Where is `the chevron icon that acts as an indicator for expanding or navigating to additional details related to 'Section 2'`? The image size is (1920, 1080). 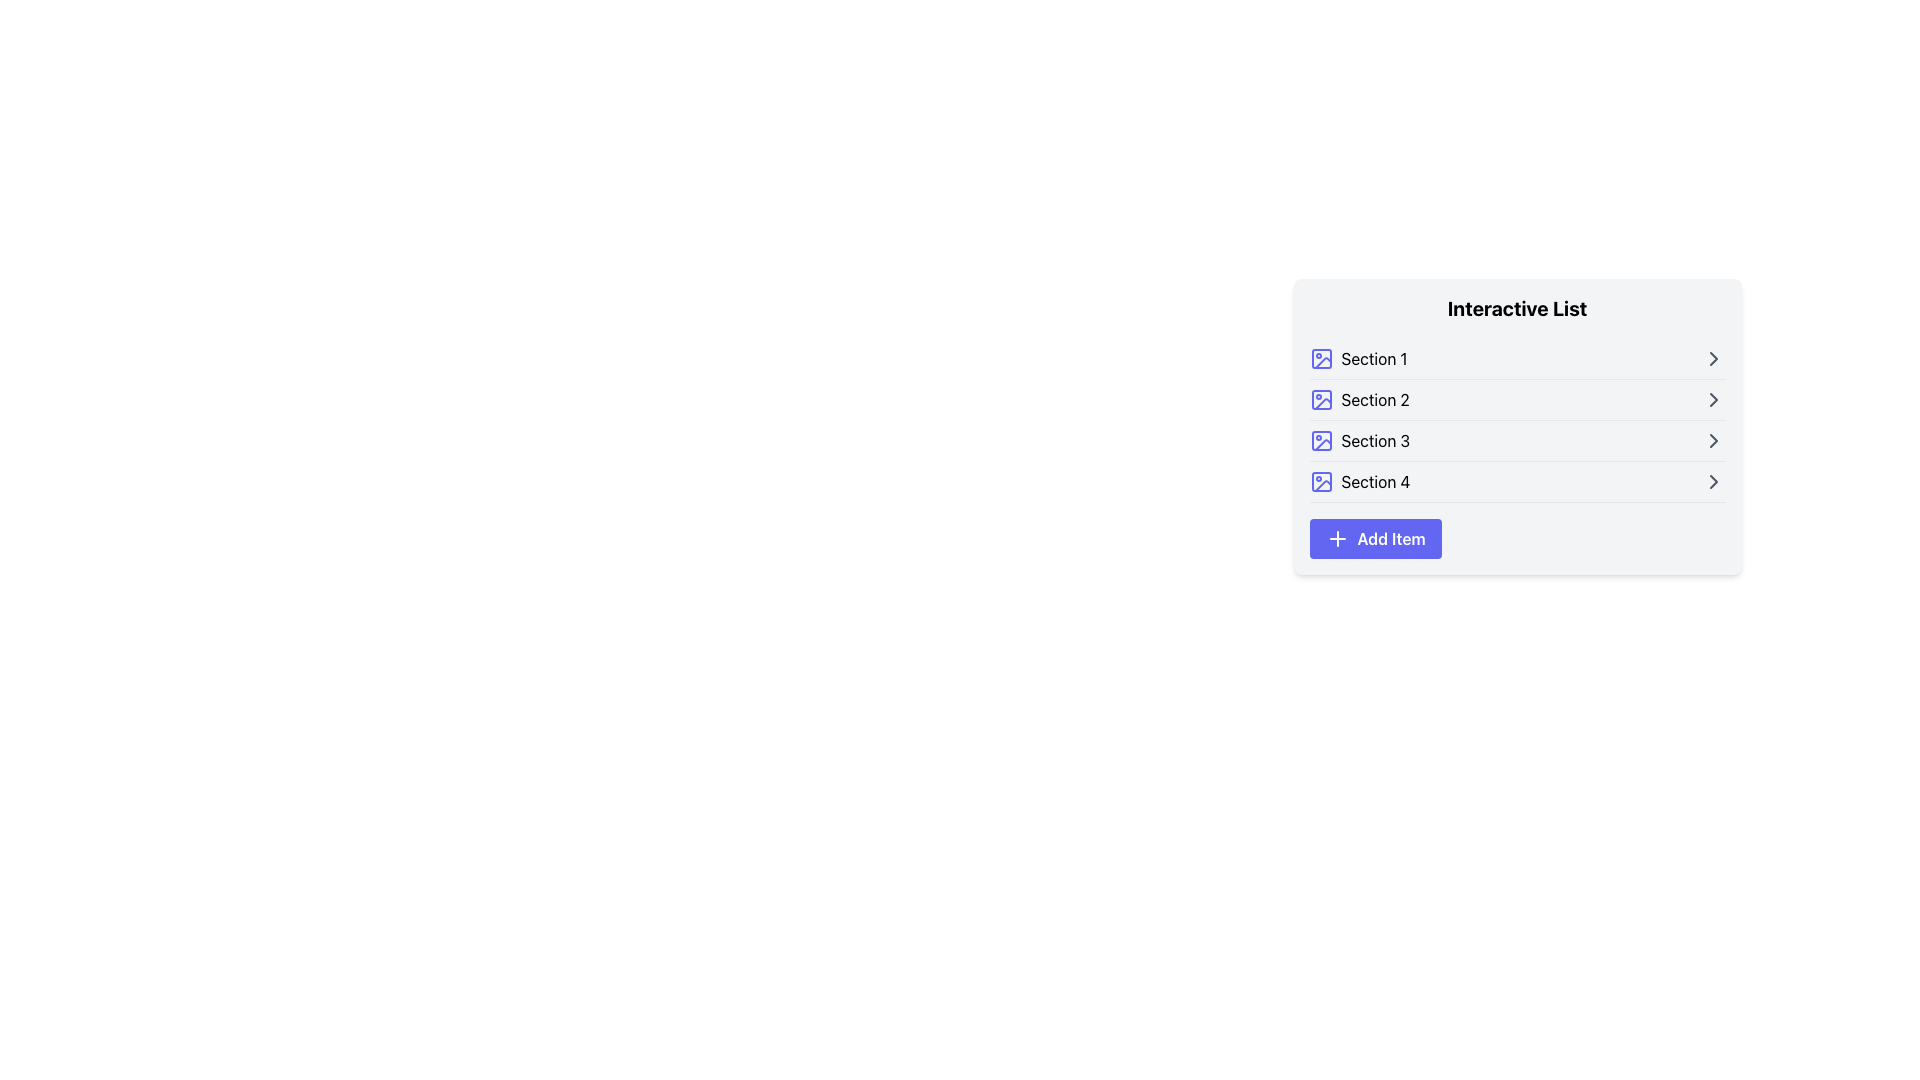
the chevron icon that acts as an indicator for expanding or navigating to additional details related to 'Section 2' is located at coordinates (1712, 400).